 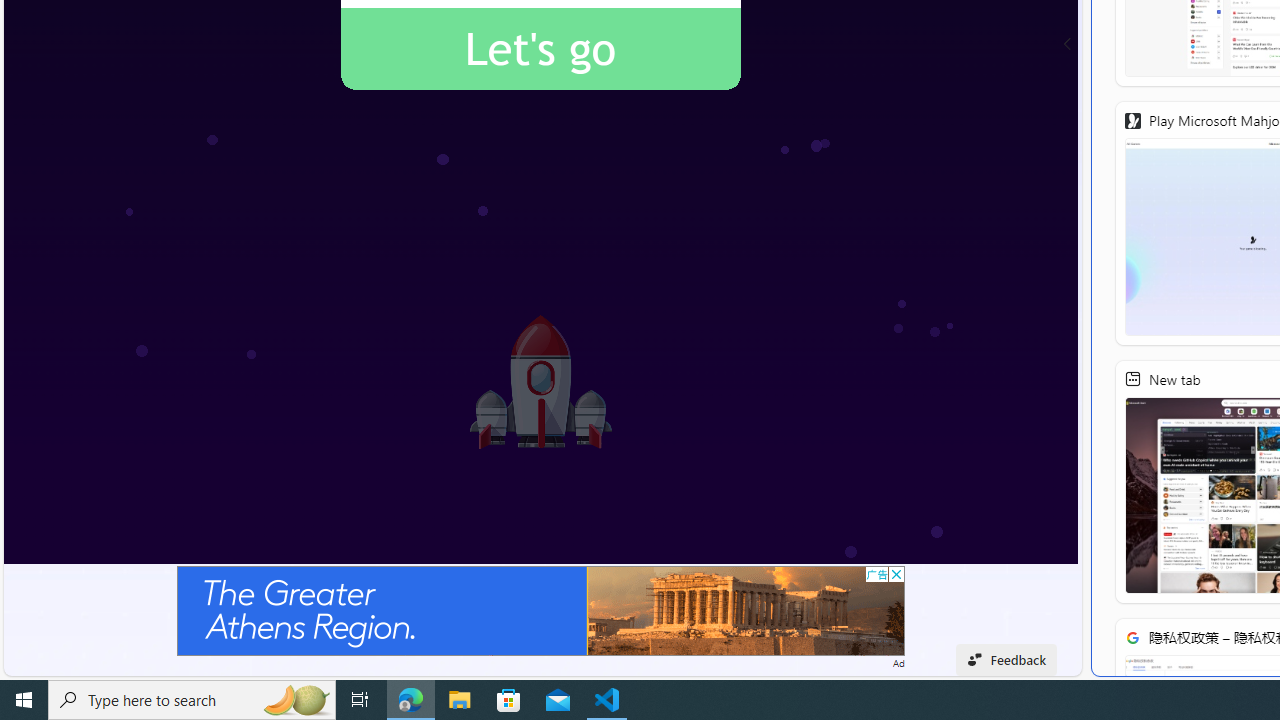 What do you see at coordinates (540, 609) in the screenshot?
I see `'Advertisement'` at bounding box center [540, 609].